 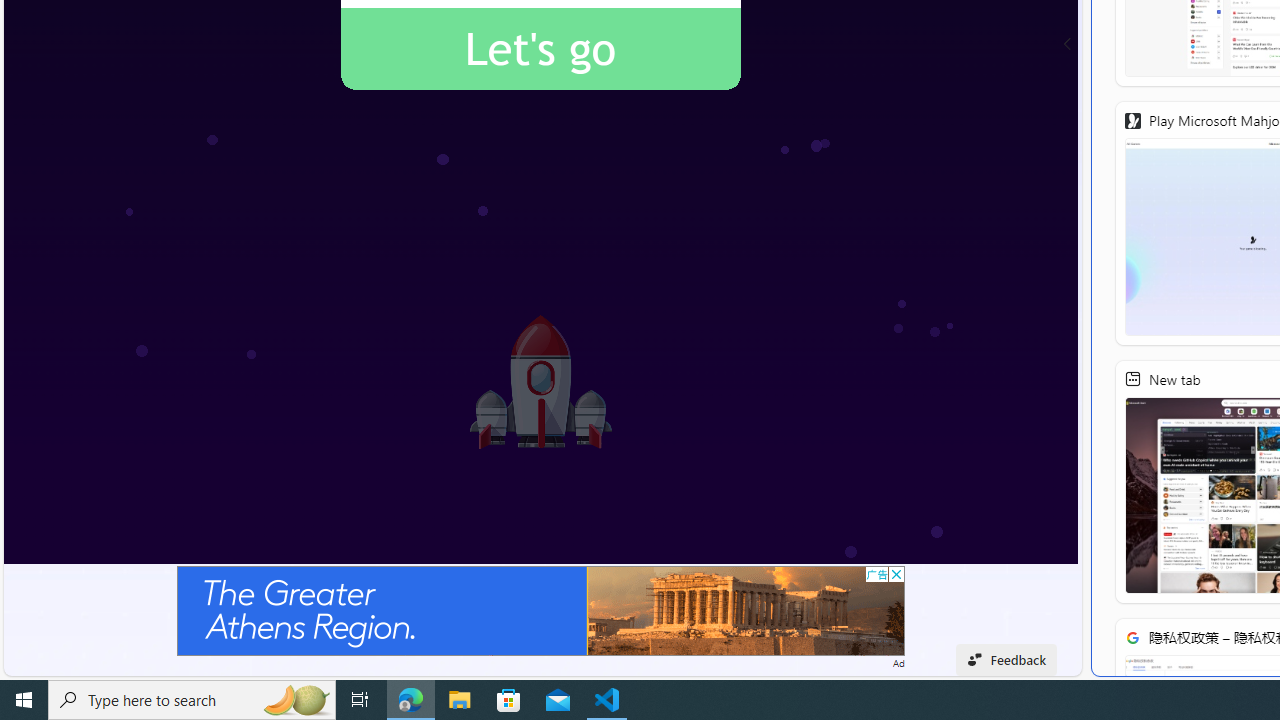 What do you see at coordinates (540, 609) in the screenshot?
I see `'Advertisement'` at bounding box center [540, 609].